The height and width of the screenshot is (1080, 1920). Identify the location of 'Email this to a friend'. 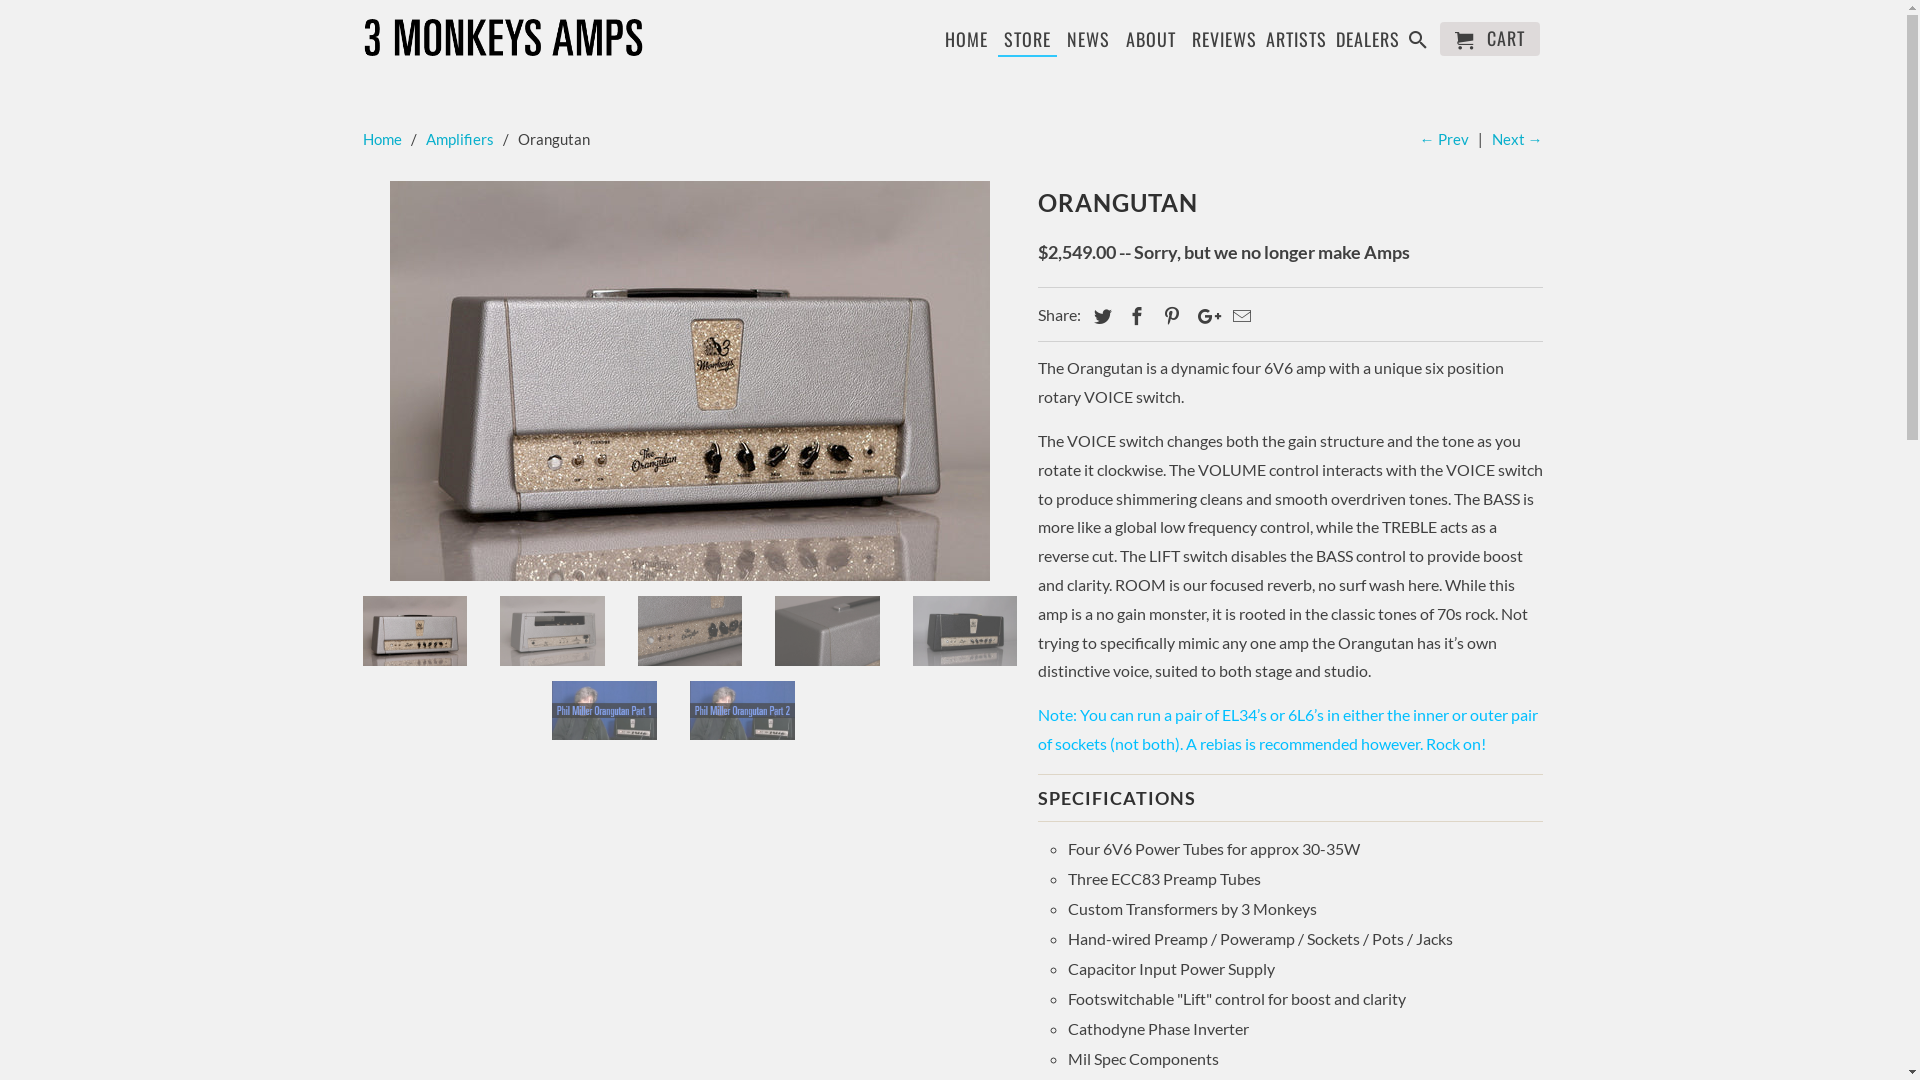
(1237, 315).